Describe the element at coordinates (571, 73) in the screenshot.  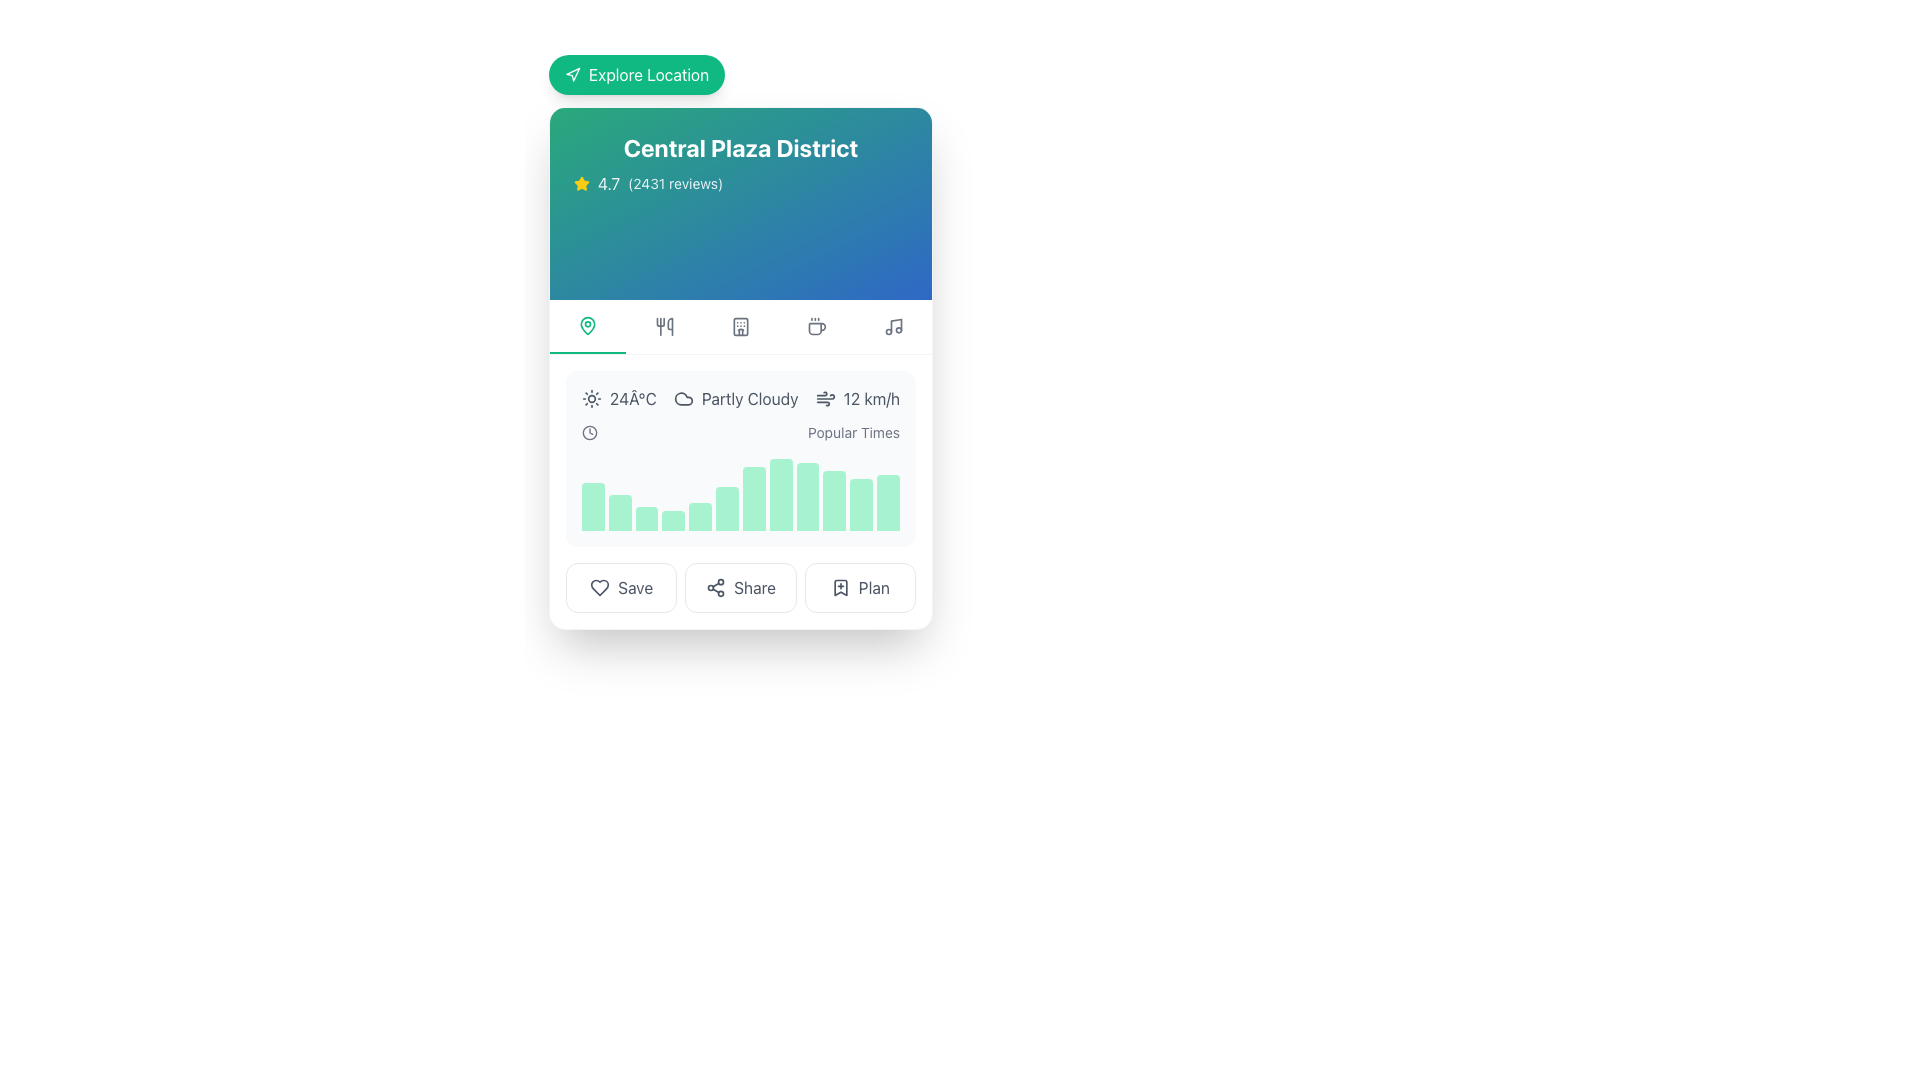
I see `the 'Explore Location' button which contains a triangular navigation icon on a green circular background, located at the top-left of the card interface` at that location.